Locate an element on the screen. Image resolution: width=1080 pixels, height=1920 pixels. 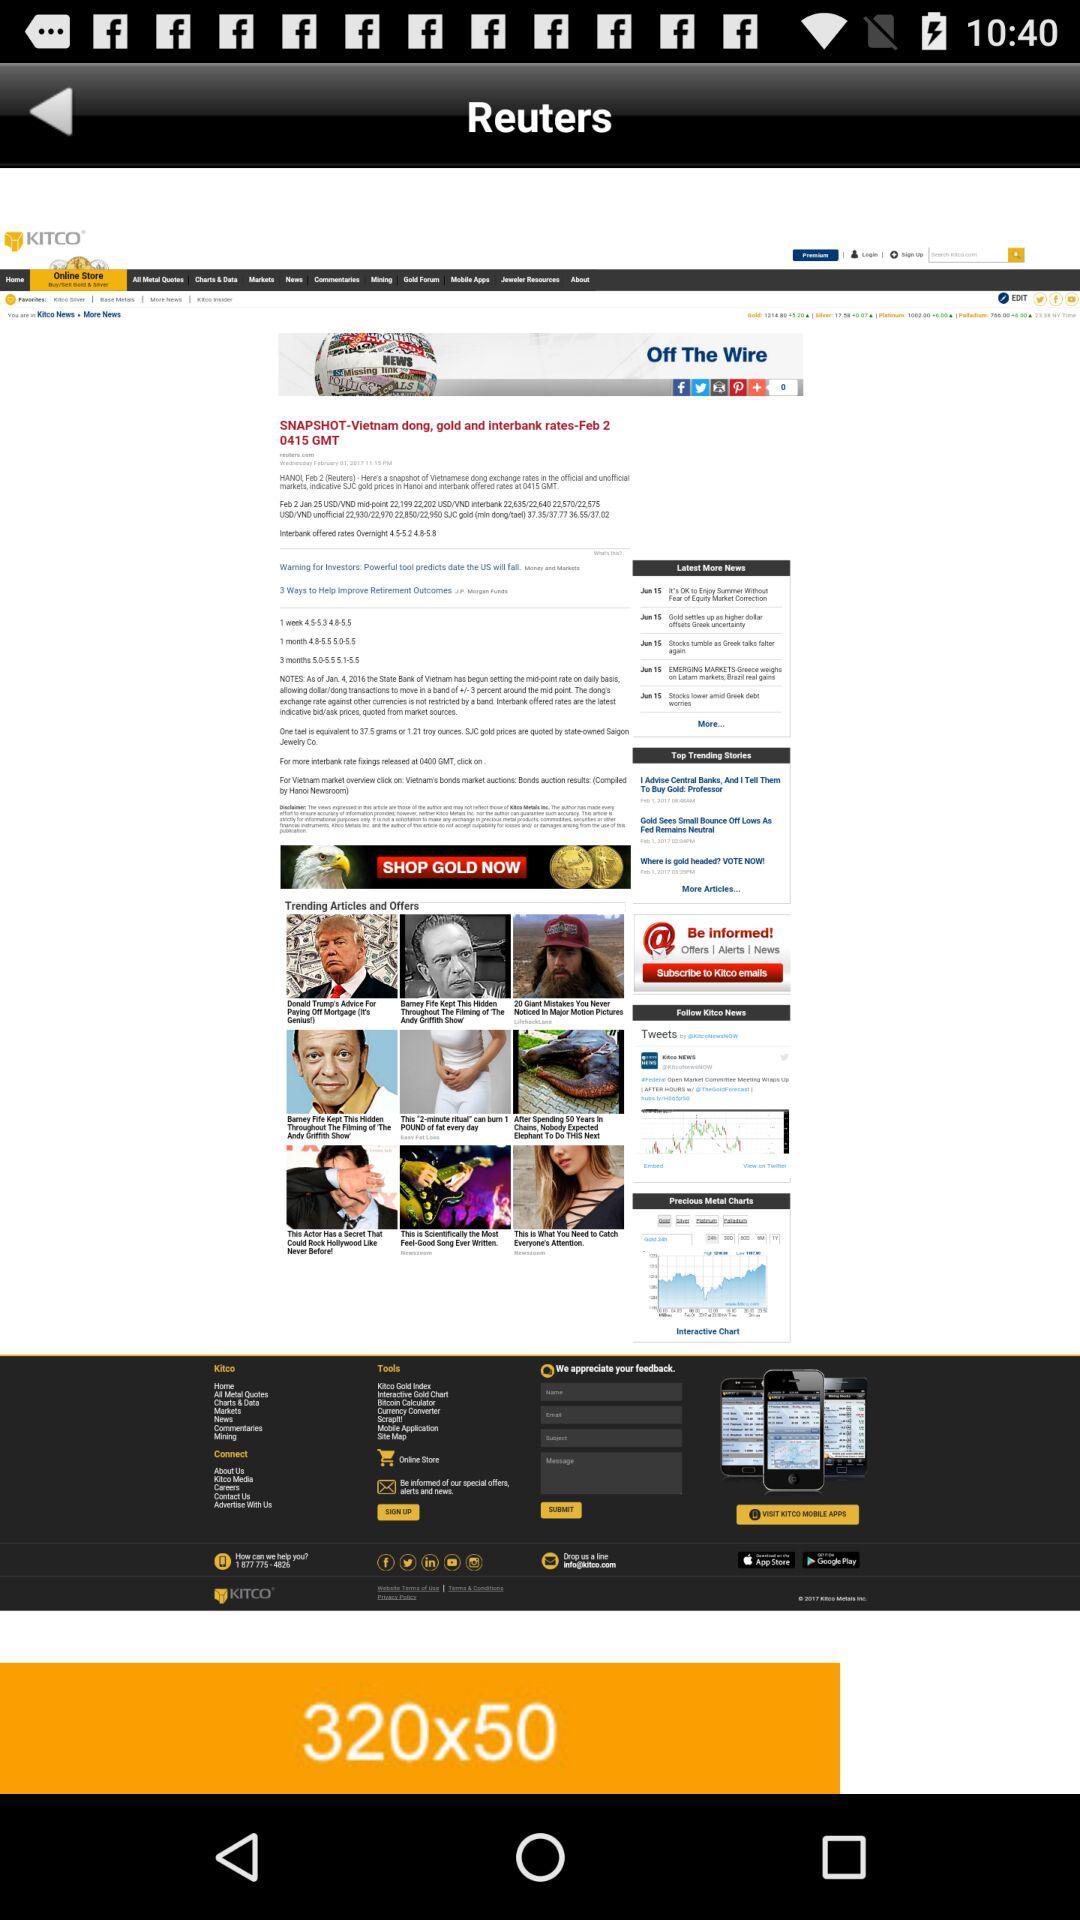
change advertisement size is located at coordinates (540, 1727).